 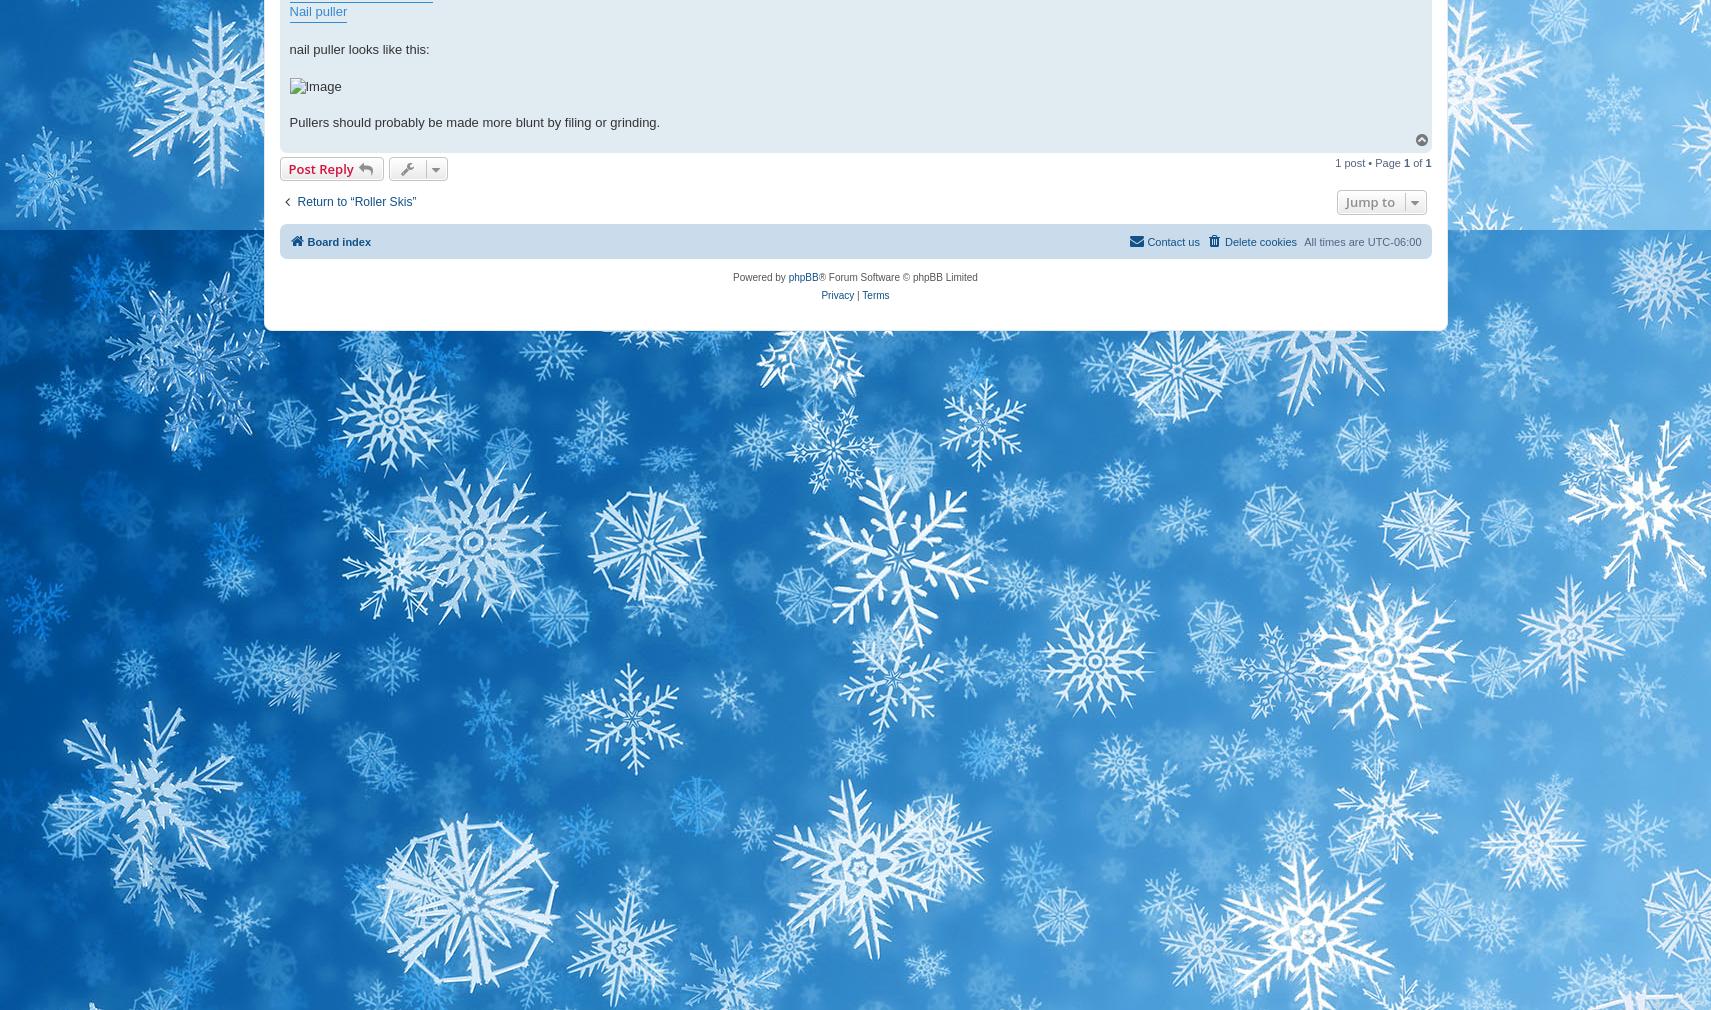 What do you see at coordinates (897, 276) in the screenshot?
I see `'® Forum Software © phpBB Limited'` at bounding box center [897, 276].